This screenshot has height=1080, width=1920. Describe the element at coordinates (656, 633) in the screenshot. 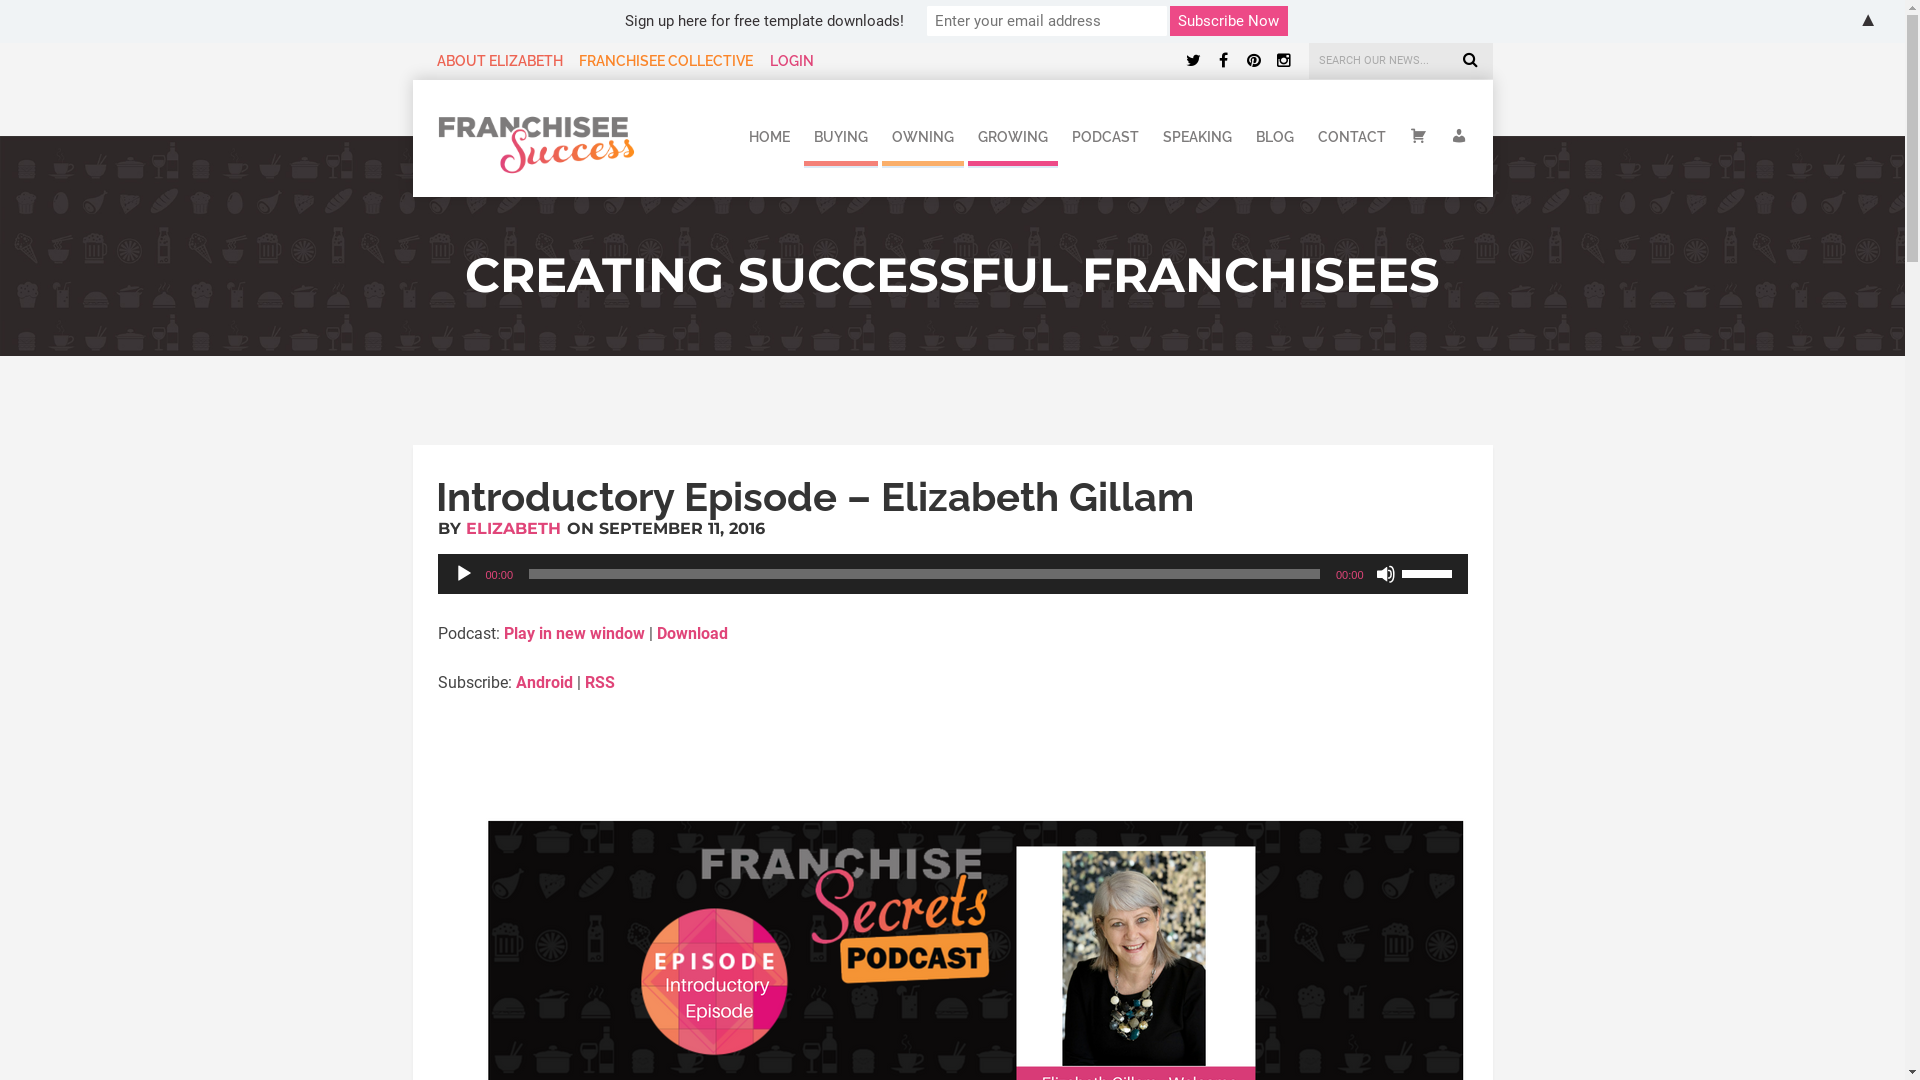

I see `'Download'` at that location.